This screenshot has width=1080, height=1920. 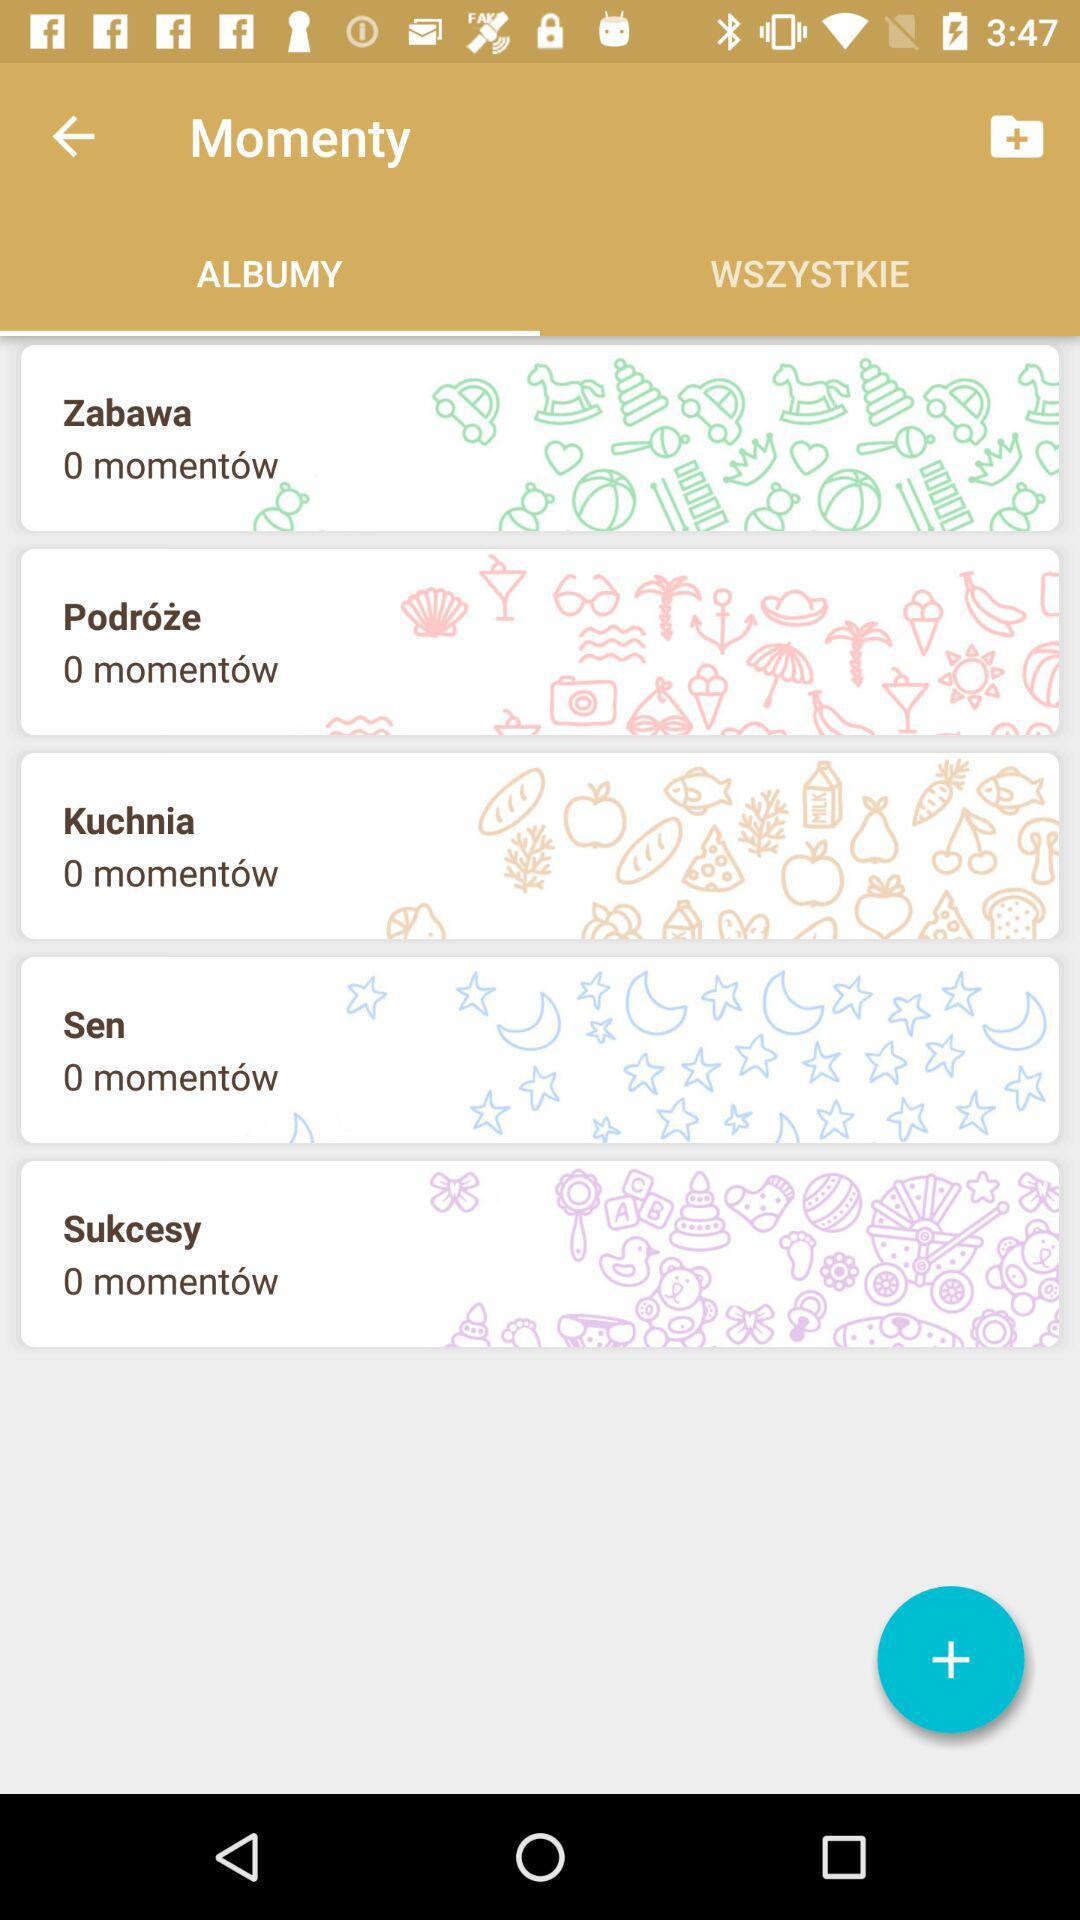 I want to click on the add icon, so click(x=950, y=1659).